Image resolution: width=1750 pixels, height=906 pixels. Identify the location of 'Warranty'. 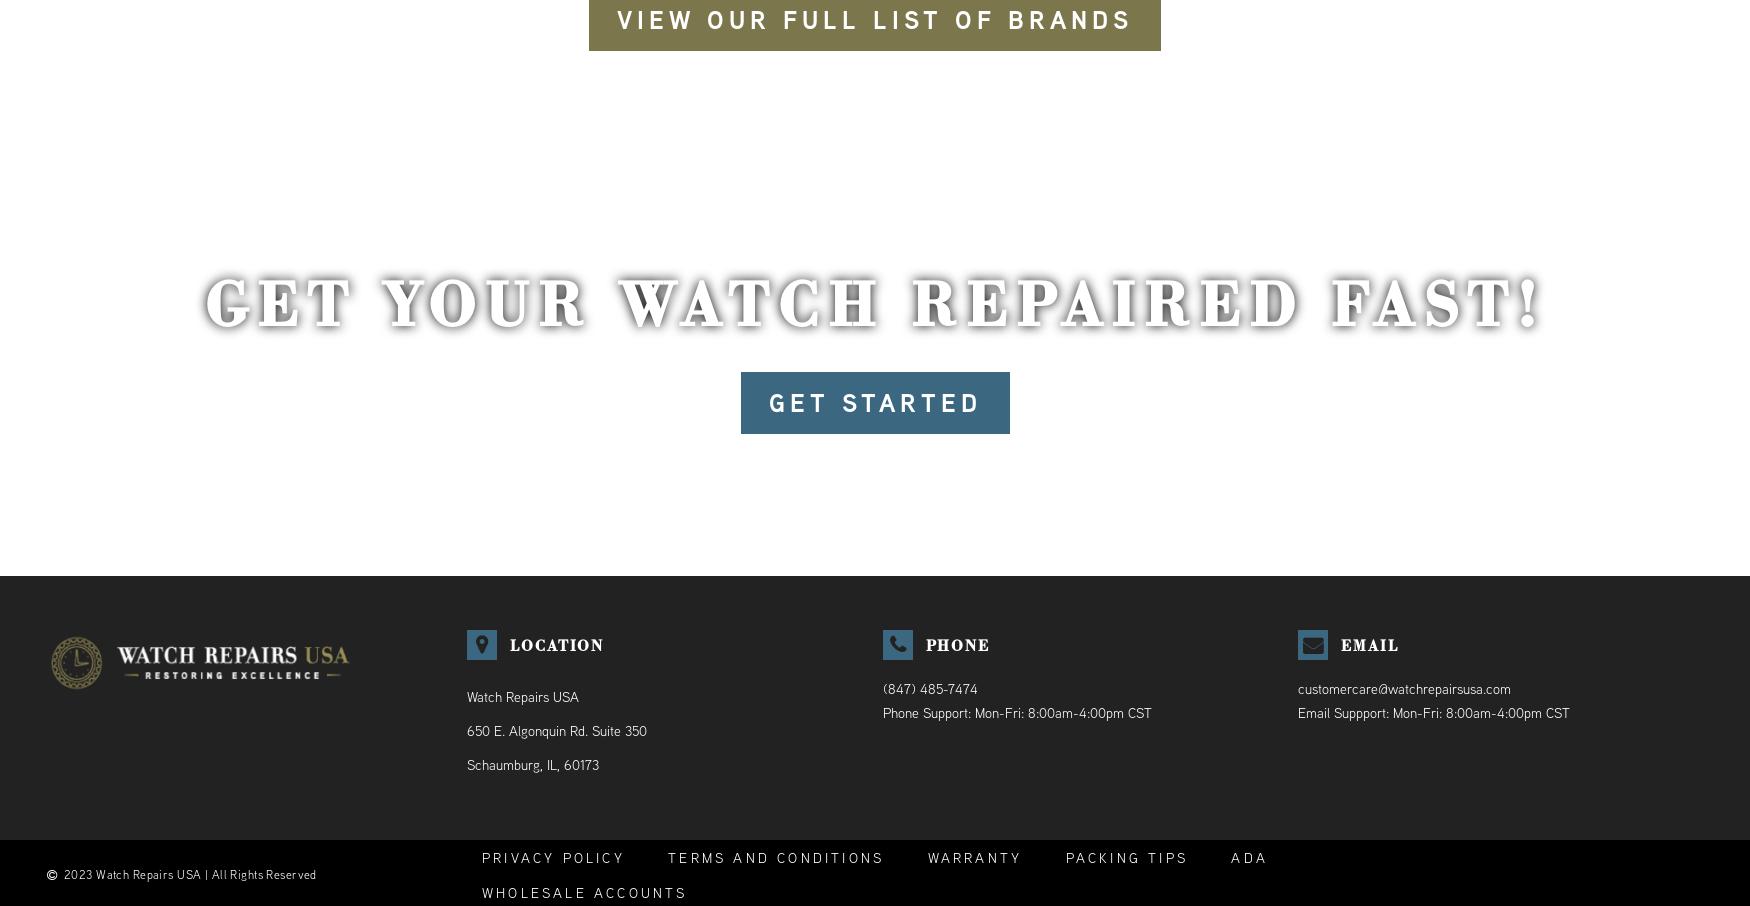
(925, 856).